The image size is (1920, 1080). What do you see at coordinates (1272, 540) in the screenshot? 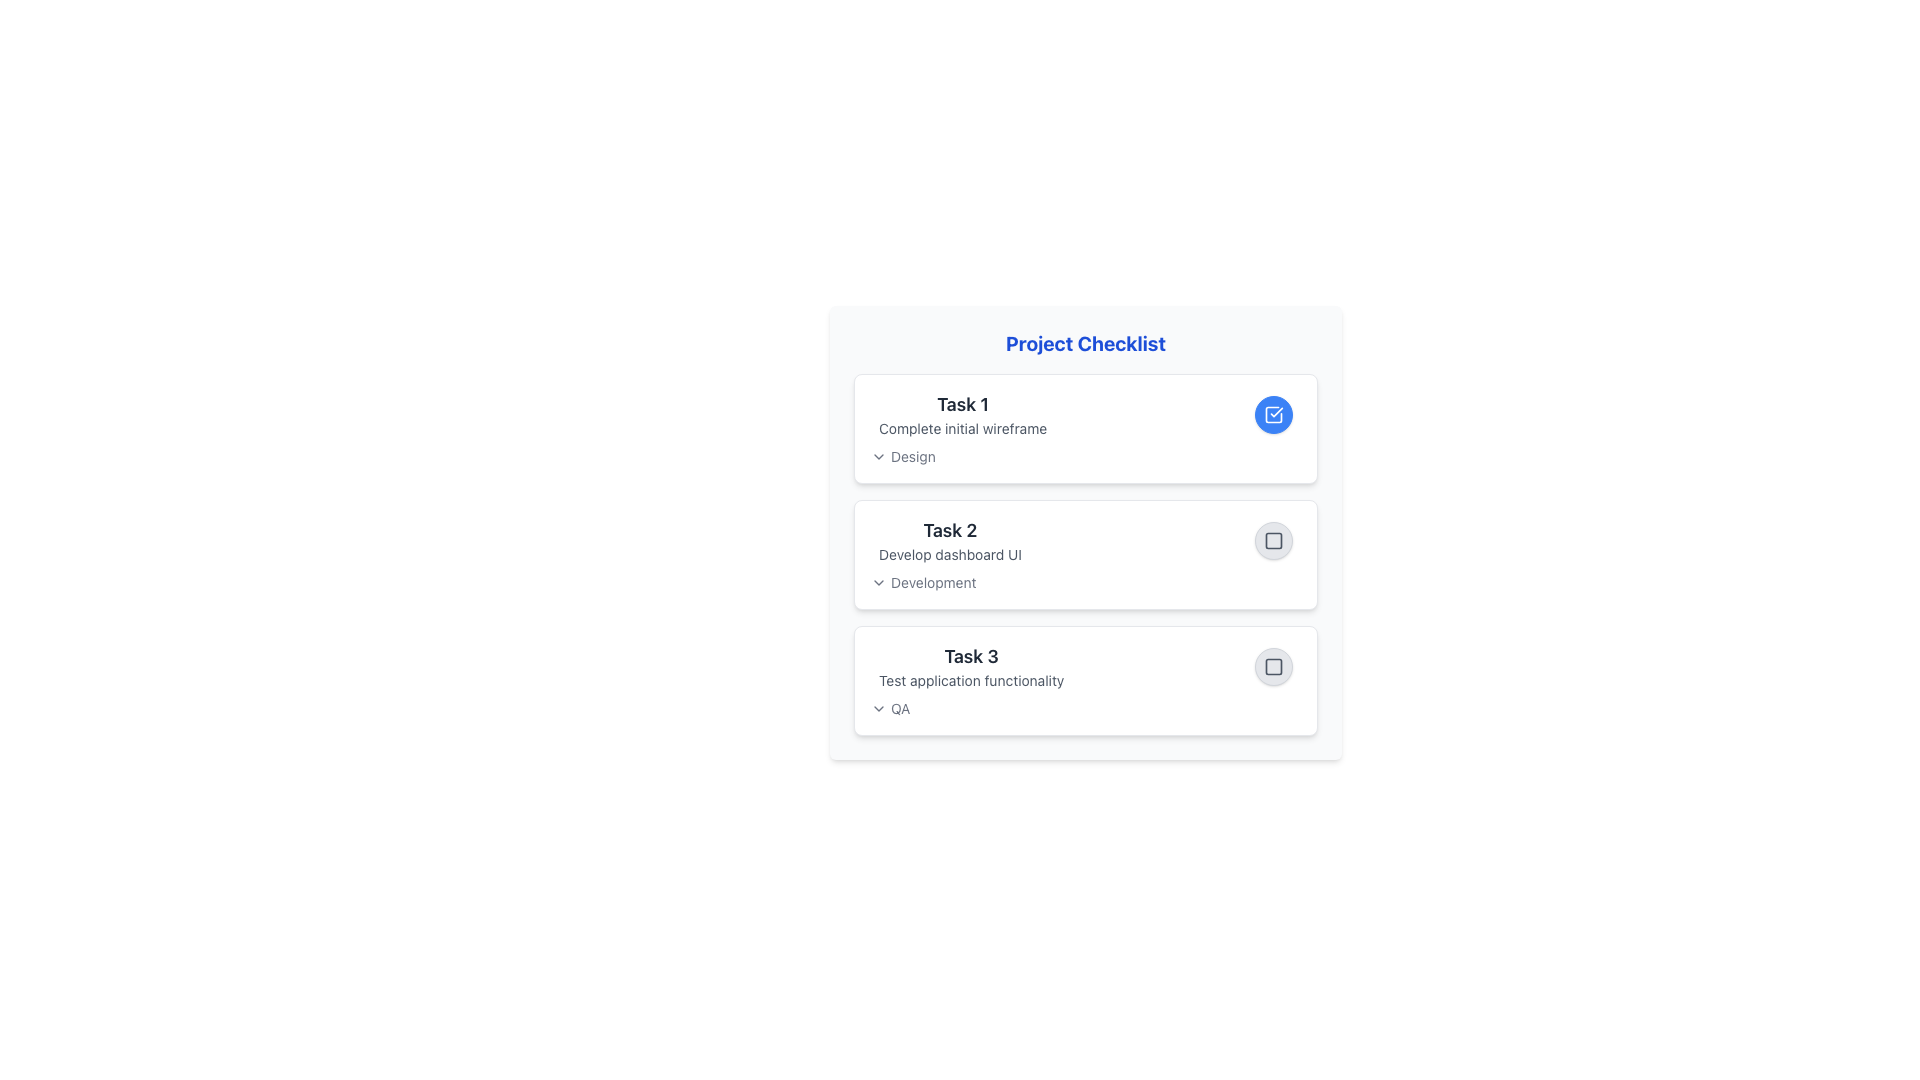
I see `the button located on the right side of the entry labeled 'Task 2' with the description 'Develop dashboard UI'` at bounding box center [1272, 540].